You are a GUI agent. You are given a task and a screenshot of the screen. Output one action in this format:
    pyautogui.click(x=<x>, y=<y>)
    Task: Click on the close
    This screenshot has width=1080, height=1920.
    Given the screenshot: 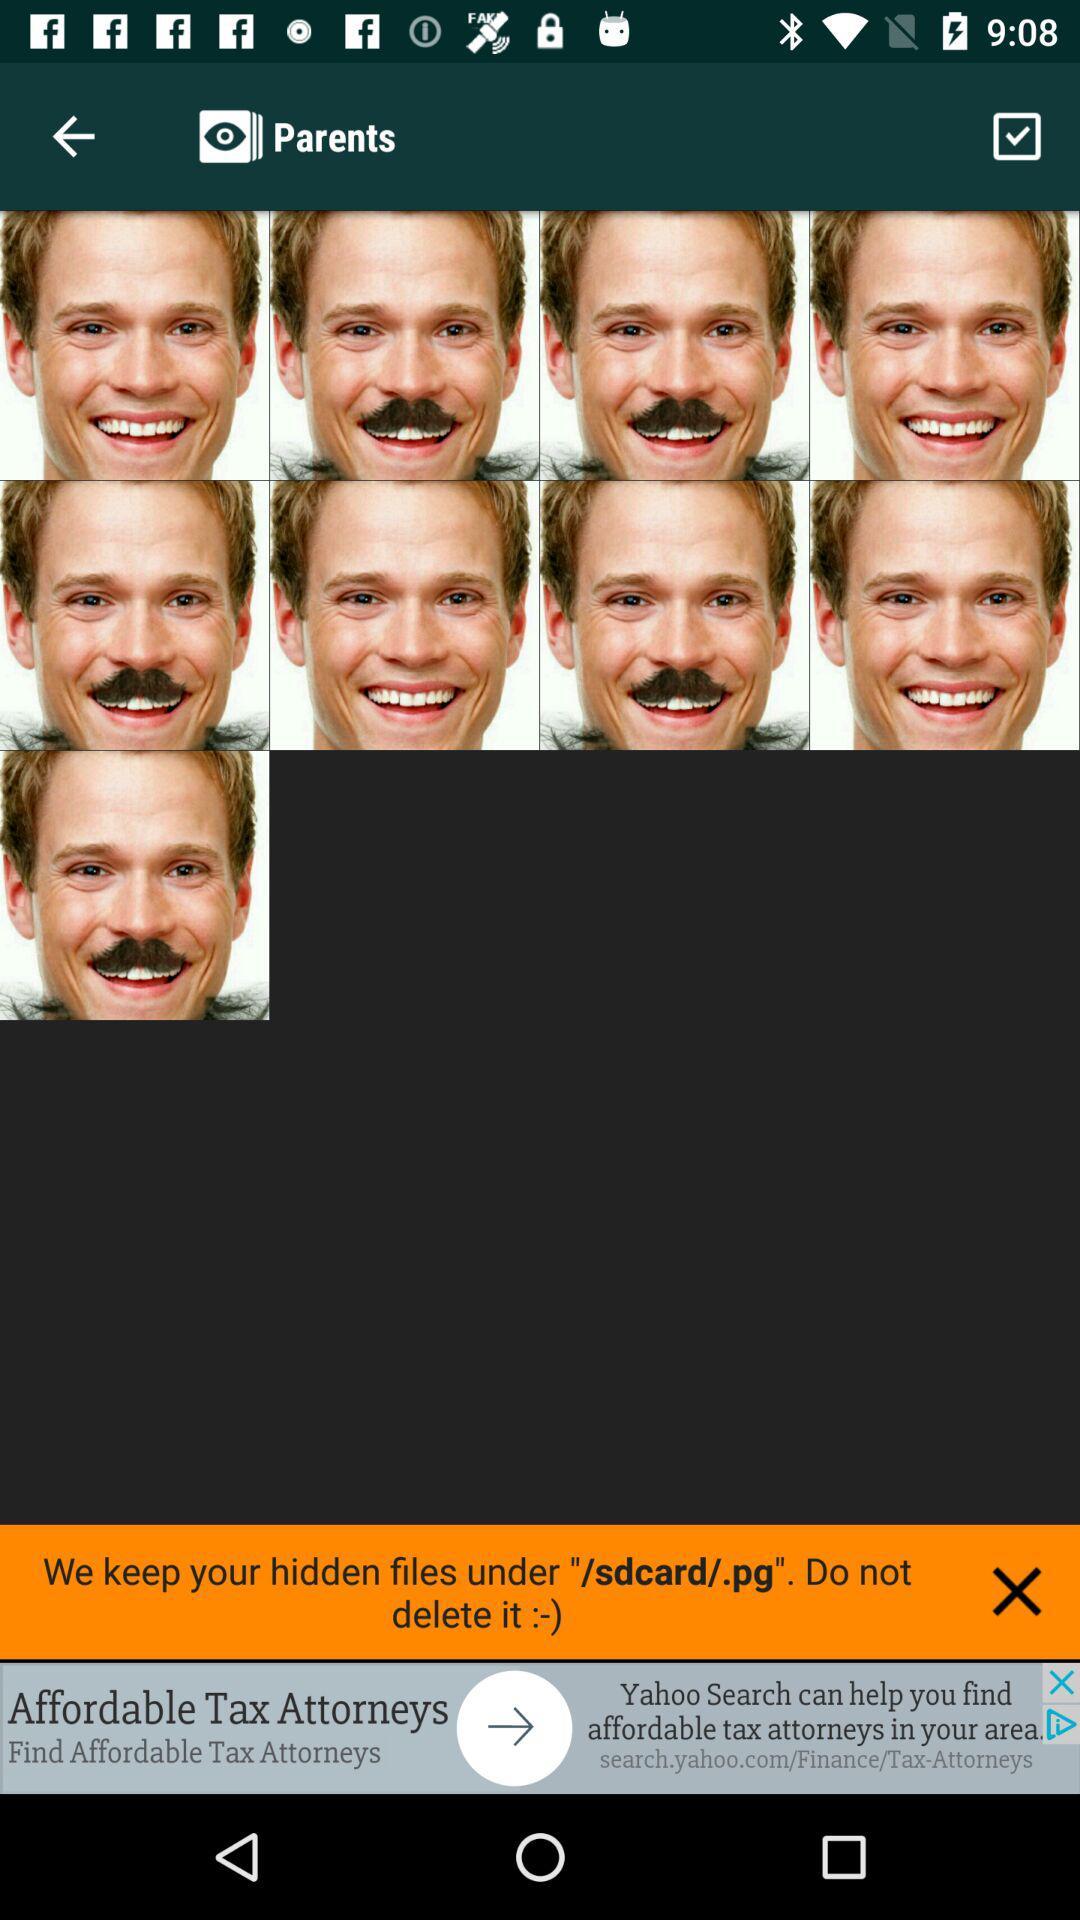 What is the action you would take?
    pyautogui.click(x=1017, y=1590)
    